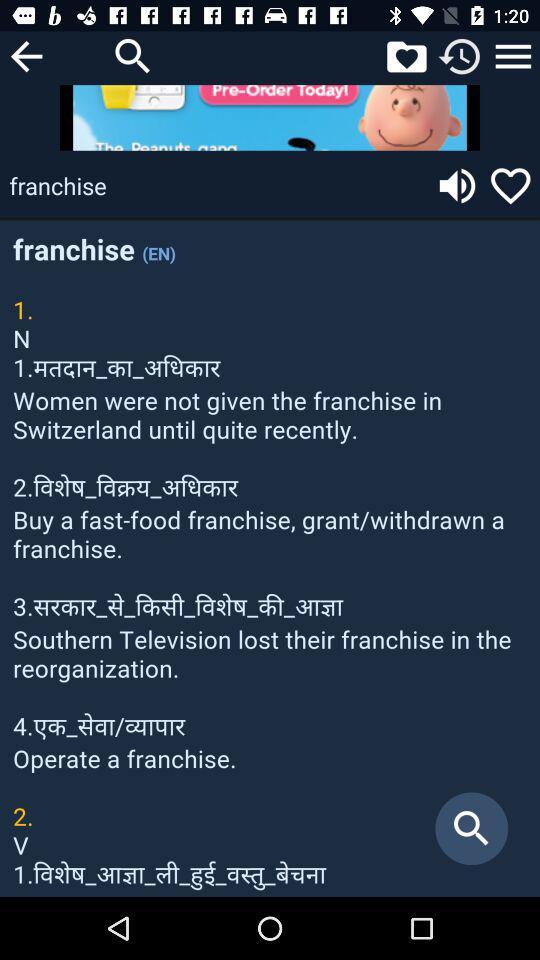  I want to click on the favorite icon, so click(510, 185).